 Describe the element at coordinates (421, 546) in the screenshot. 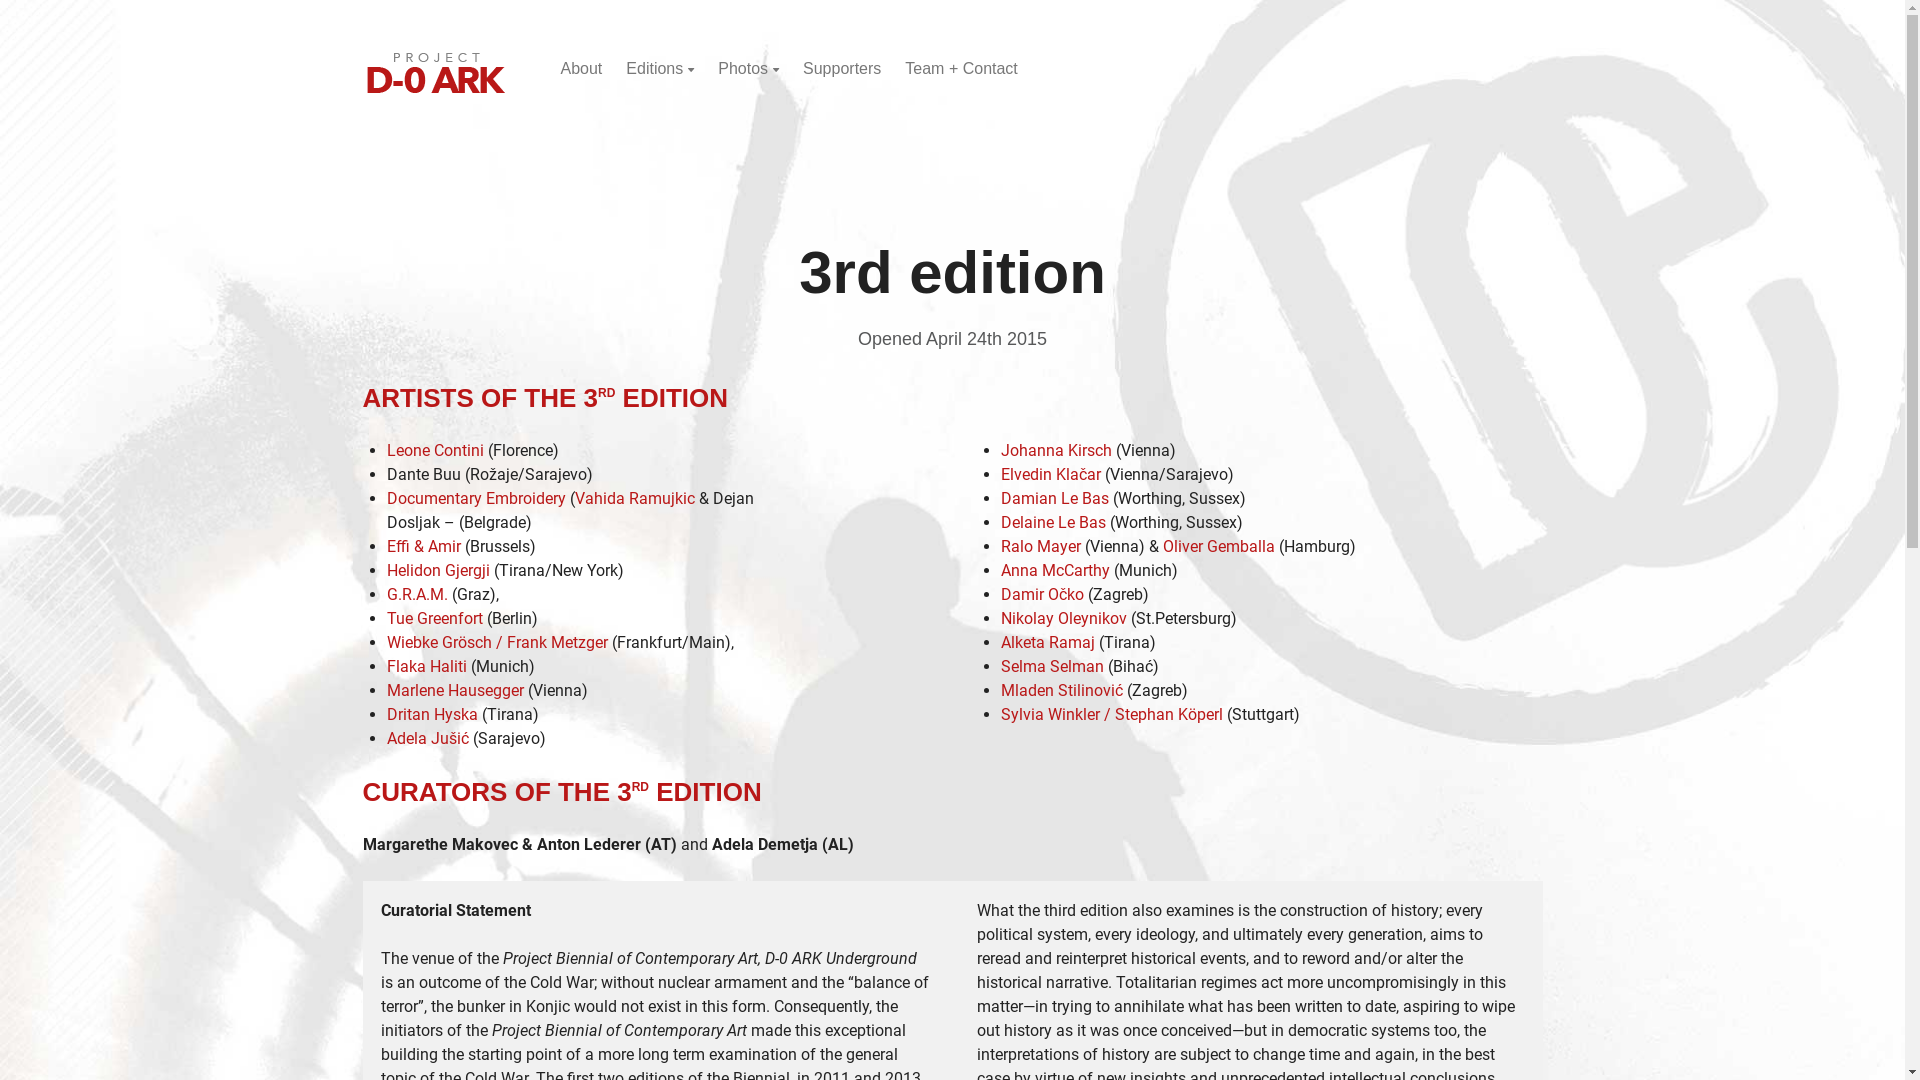

I see `'Effi & Amir'` at that location.